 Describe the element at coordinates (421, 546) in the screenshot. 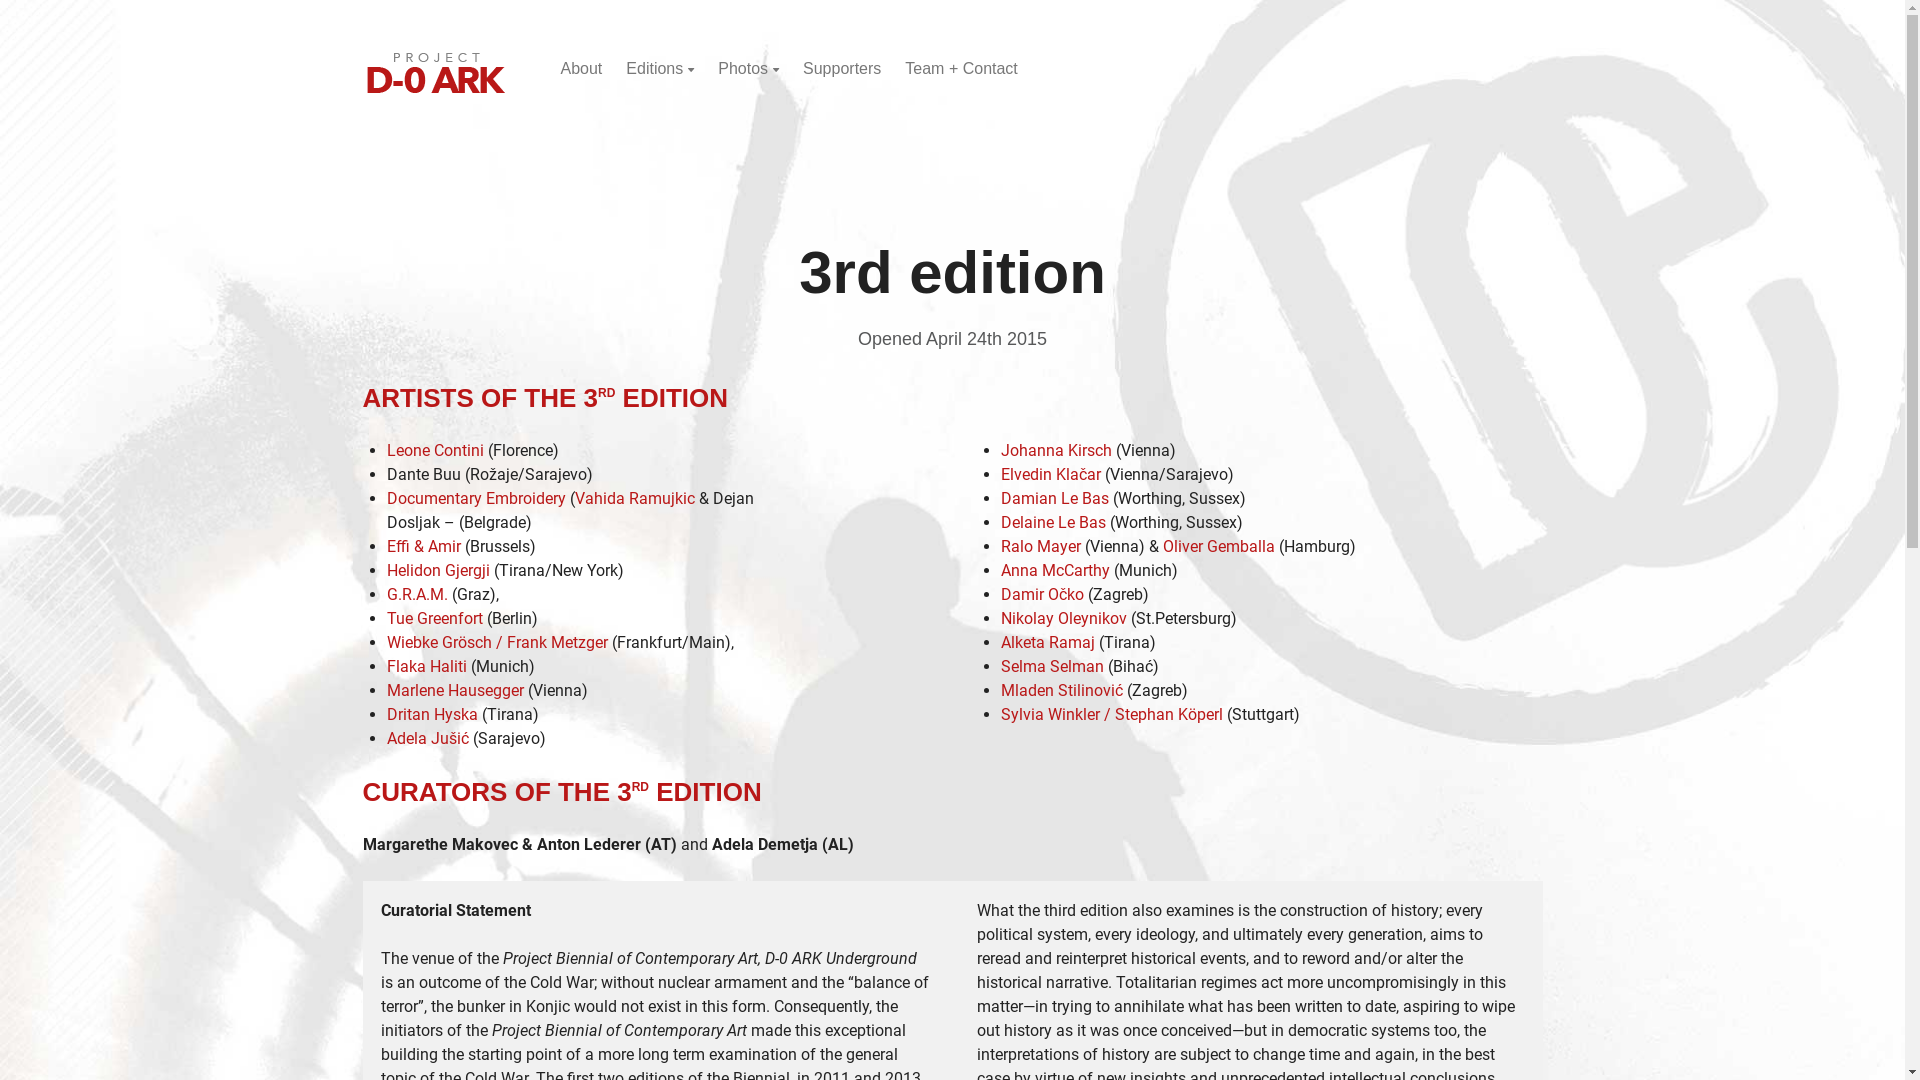

I see `'Effi & Amir'` at that location.